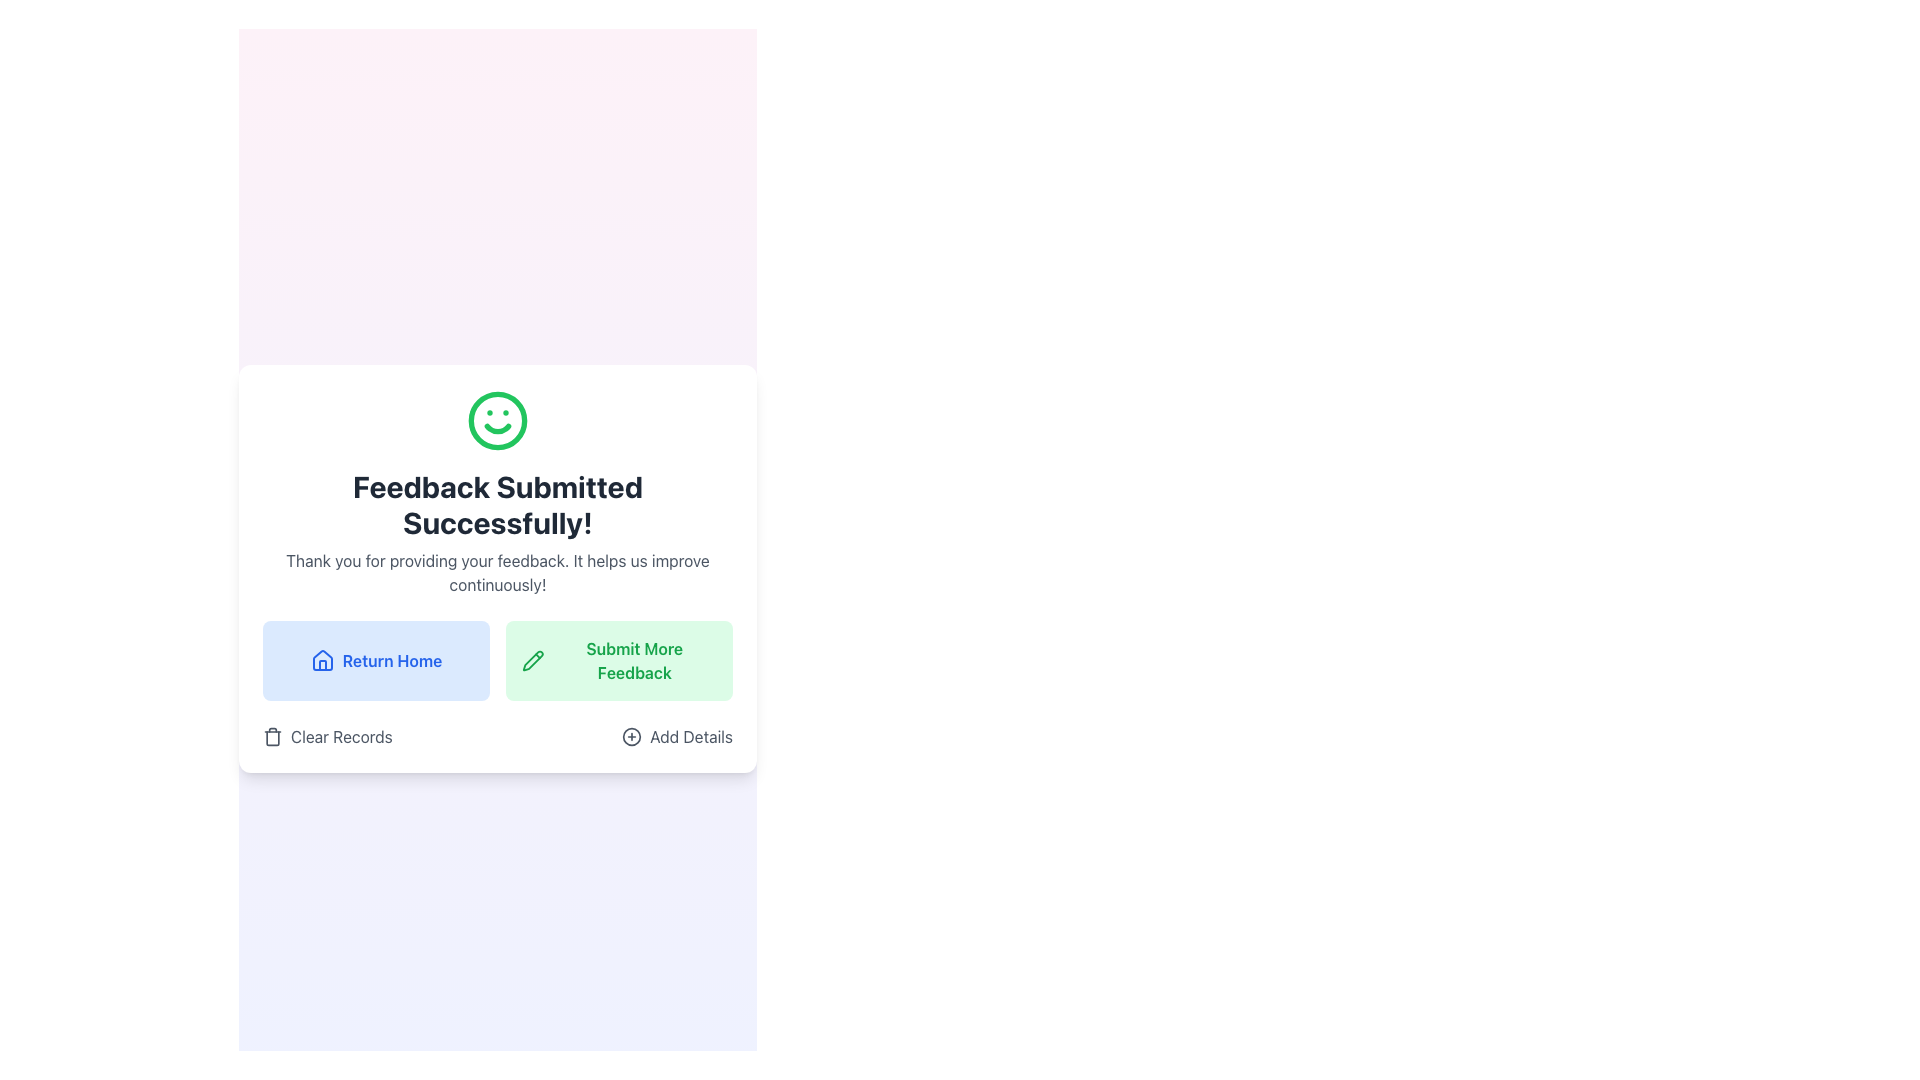 This screenshot has height=1080, width=1920. I want to click on the outer circular boundary of the 'Add Details' circle-plus icon located at the bottom right corner of the success message panel, so click(631, 736).